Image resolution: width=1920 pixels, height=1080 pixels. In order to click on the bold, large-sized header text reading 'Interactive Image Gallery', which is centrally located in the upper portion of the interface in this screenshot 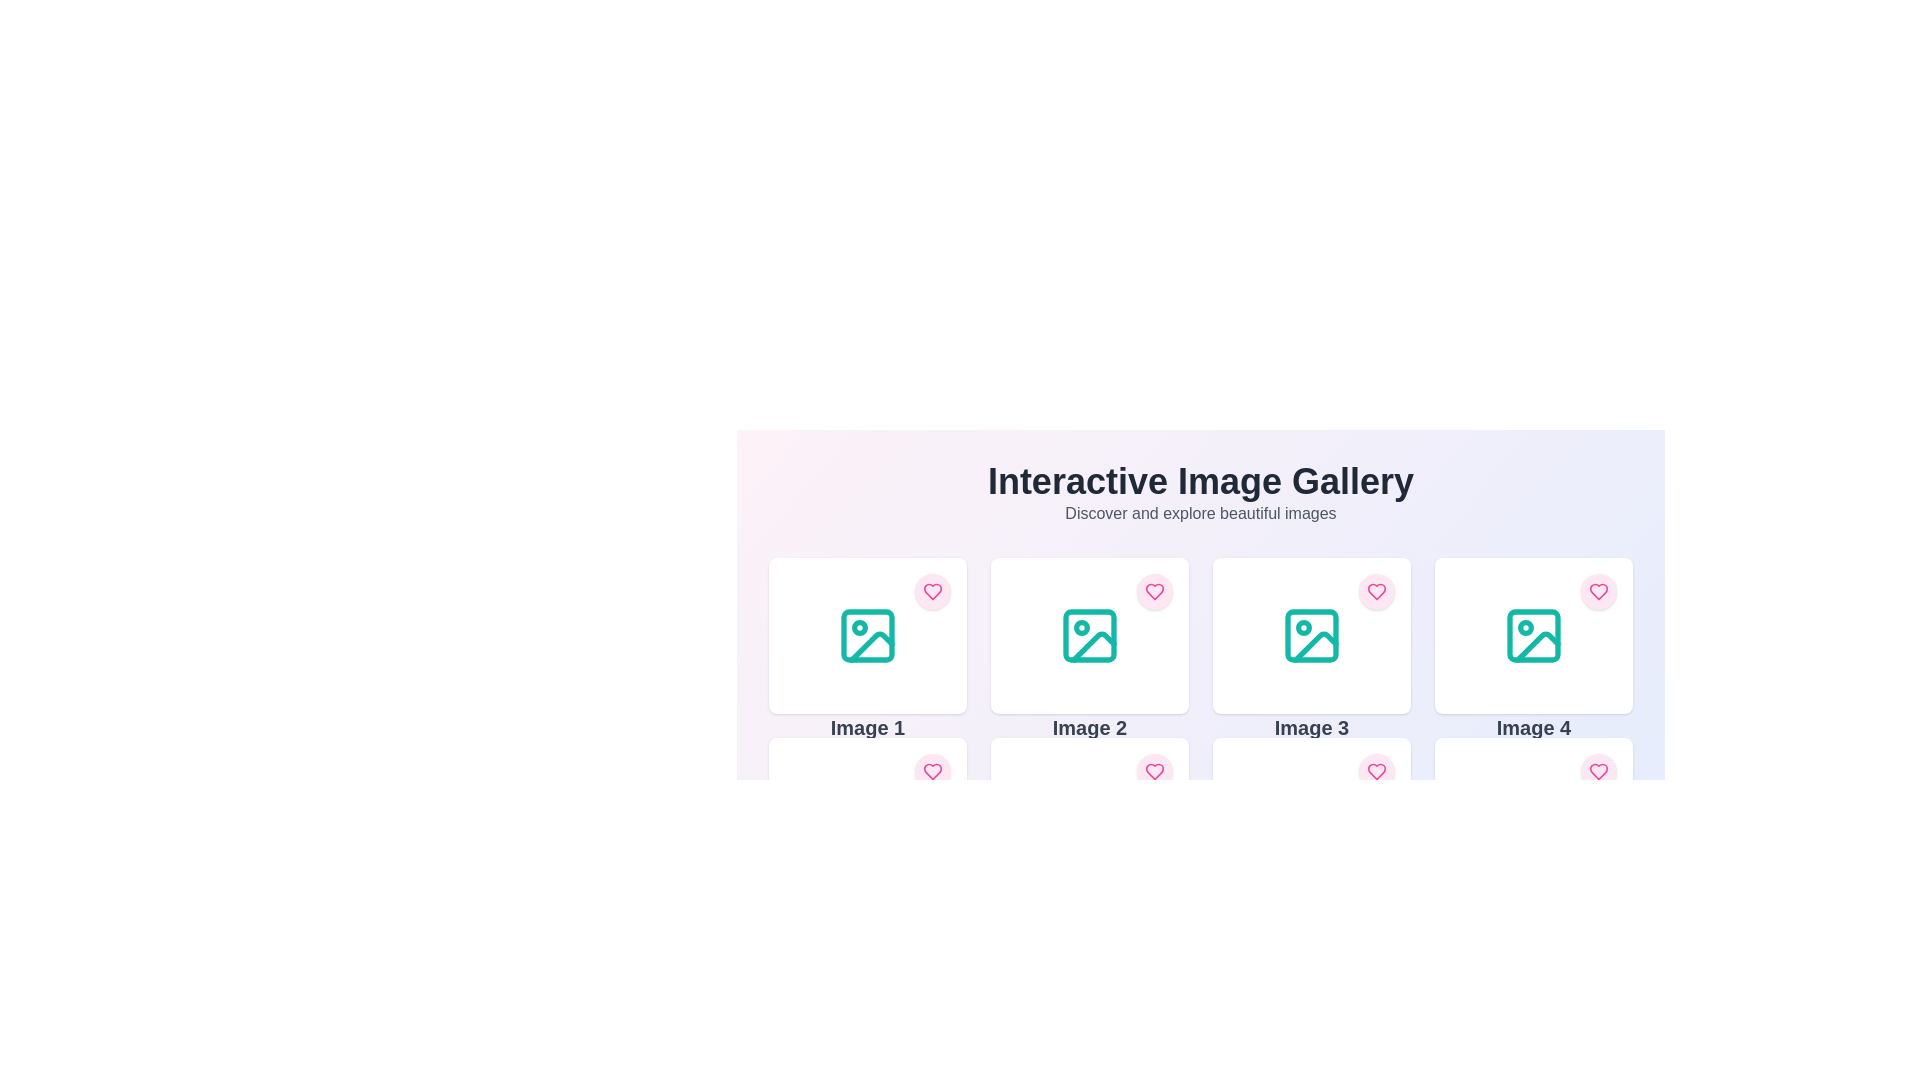, I will do `click(1200, 482)`.